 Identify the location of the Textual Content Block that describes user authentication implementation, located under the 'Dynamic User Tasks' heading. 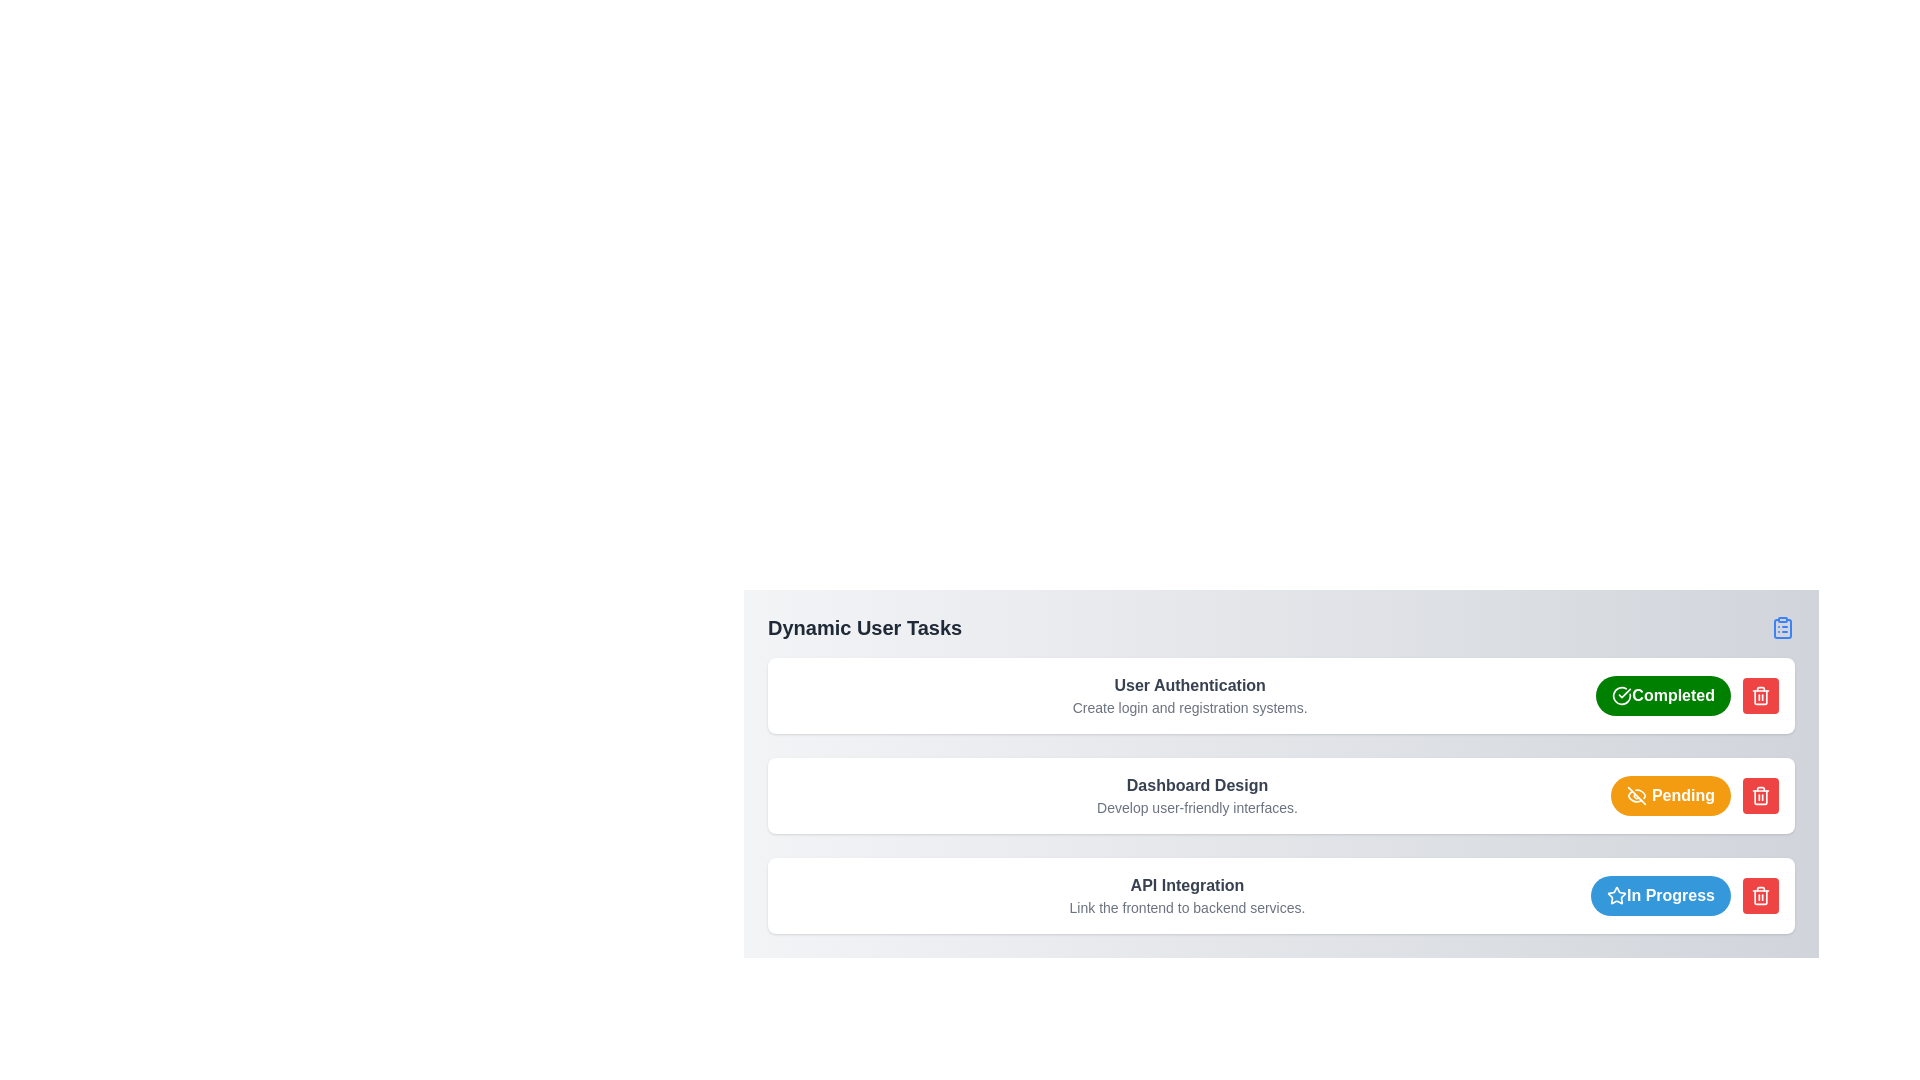
(1190, 694).